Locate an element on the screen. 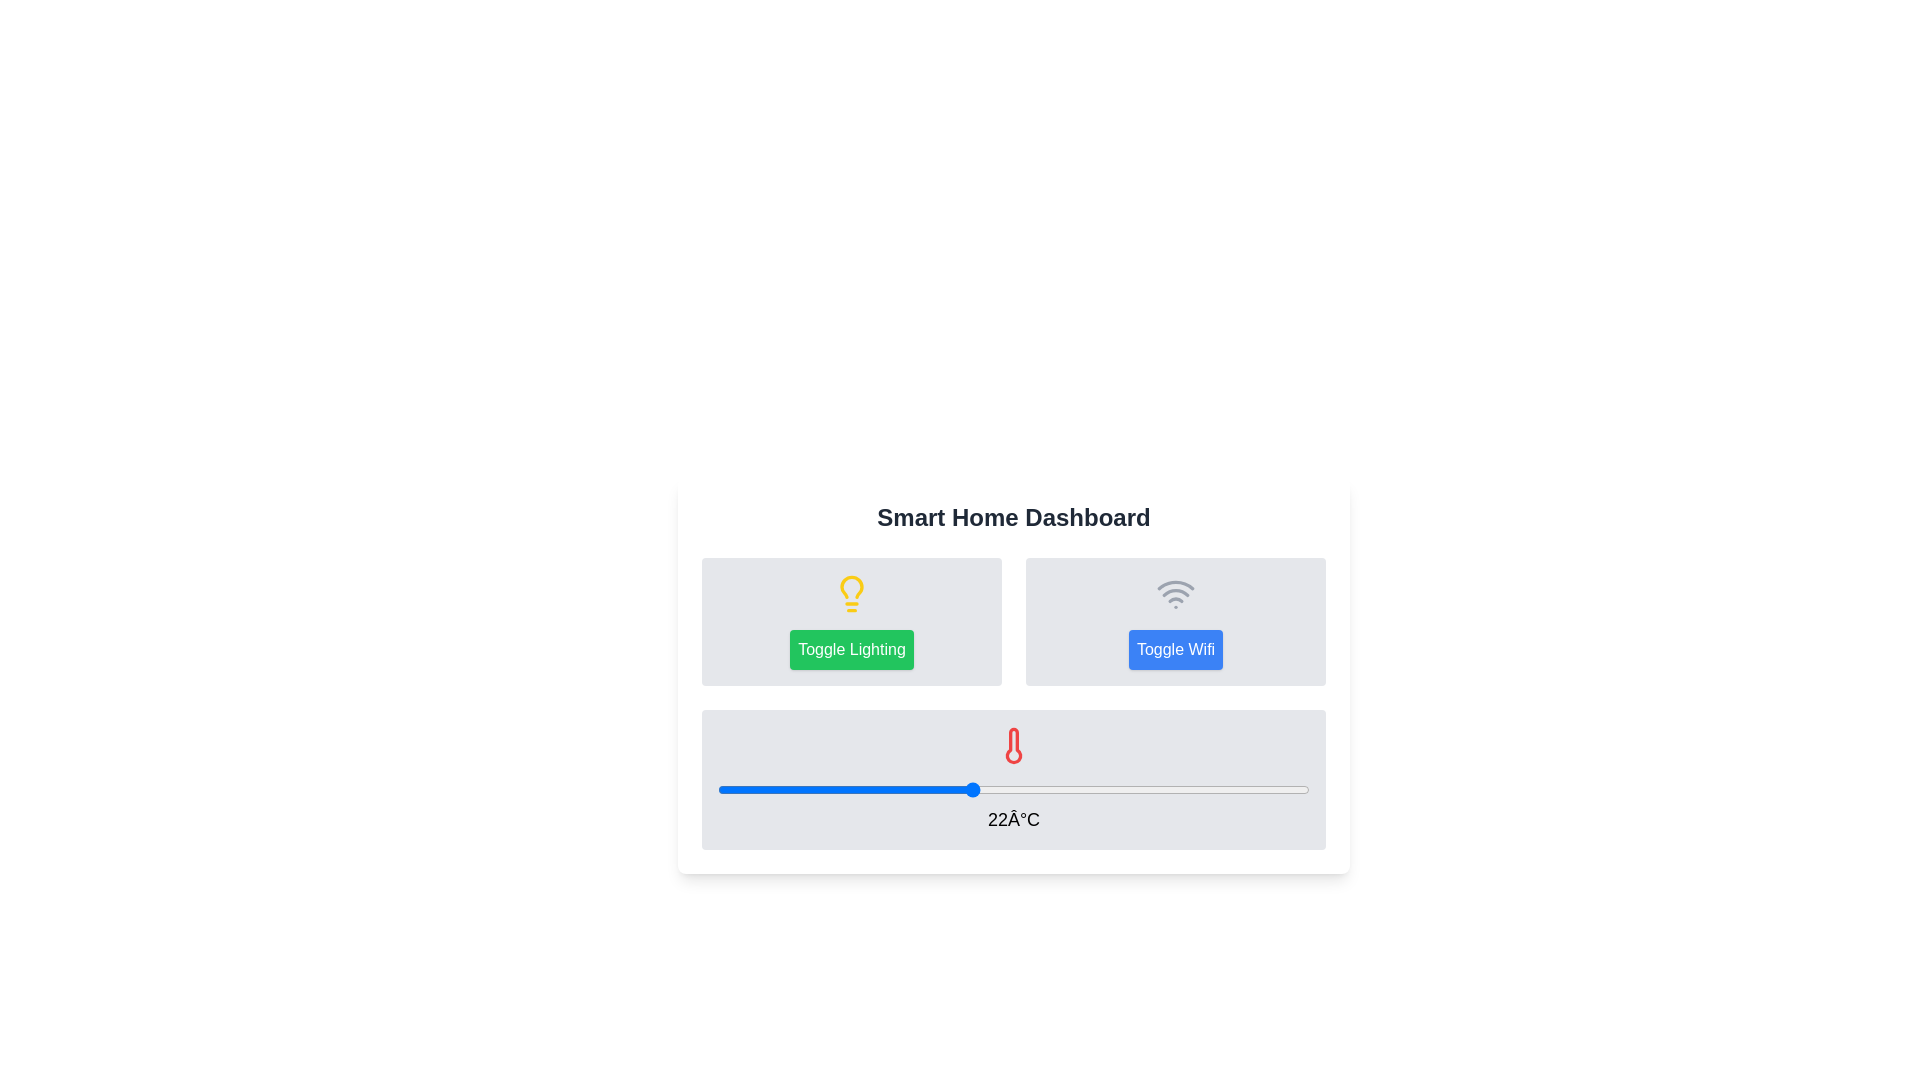  the rectangular button with a blue background and white text reading 'Toggle Wifi' is located at coordinates (1176, 650).